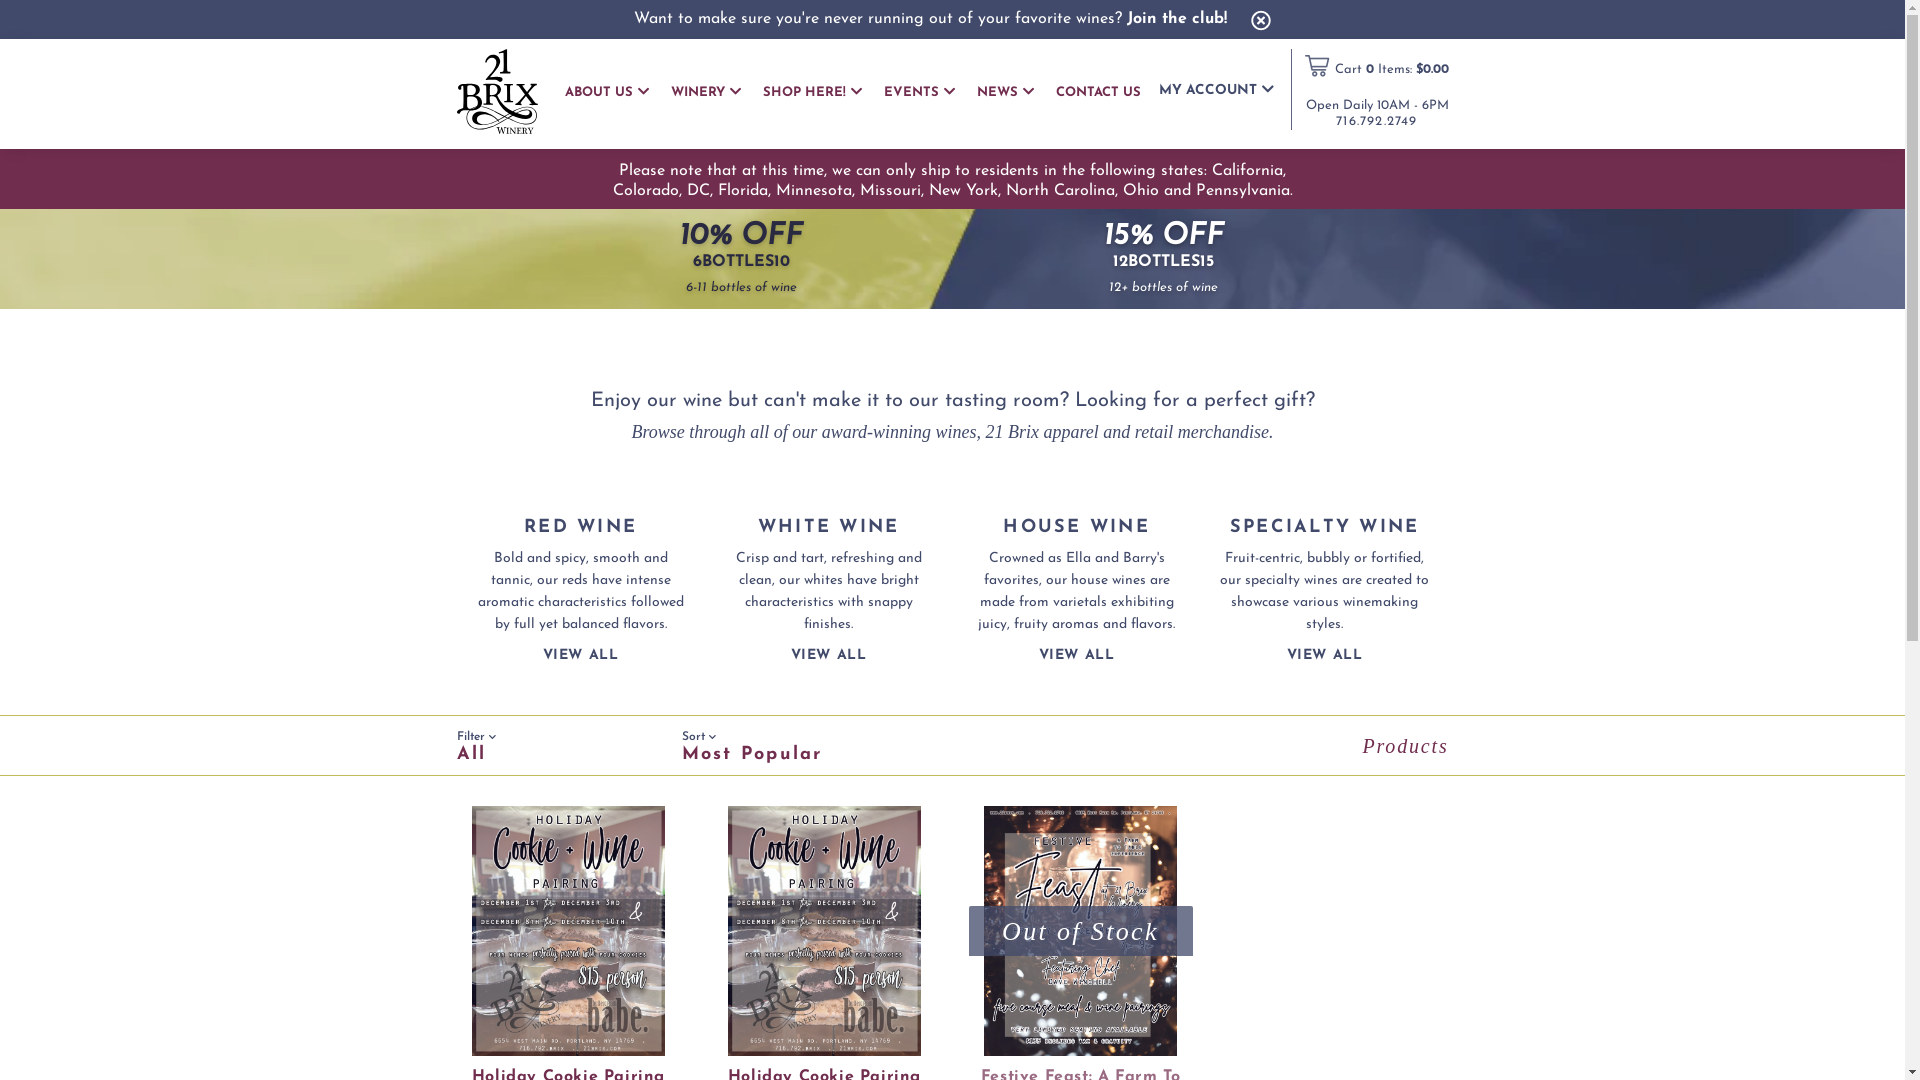 The height and width of the screenshot is (1080, 1920). I want to click on 'ABOUT US', so click(563, 92).